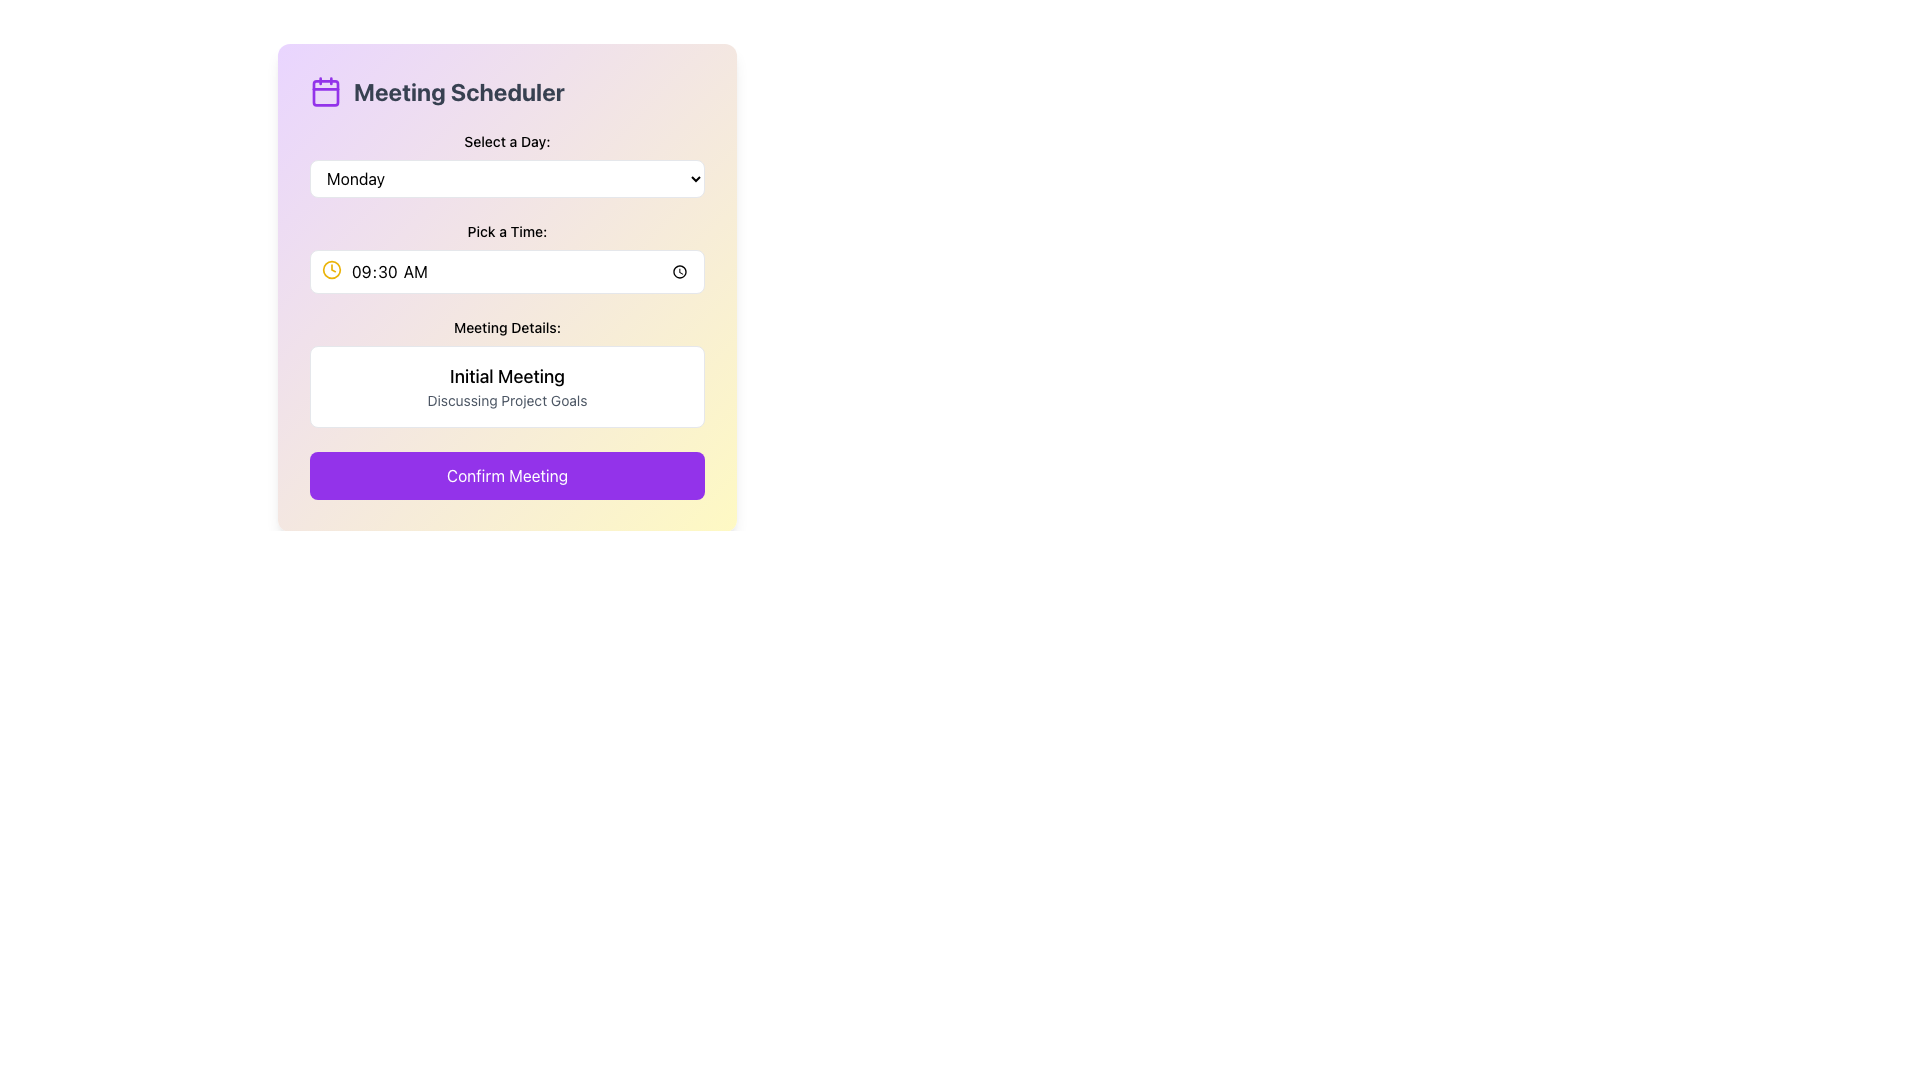 This screenshot has width=1920, height=1080. Describe the element at coordinates (507, 401) in the screenshot. I see `descriptive label text located in the 'Meeting Details' section, positioned below the header text 'Initial Meeting'` at that location.